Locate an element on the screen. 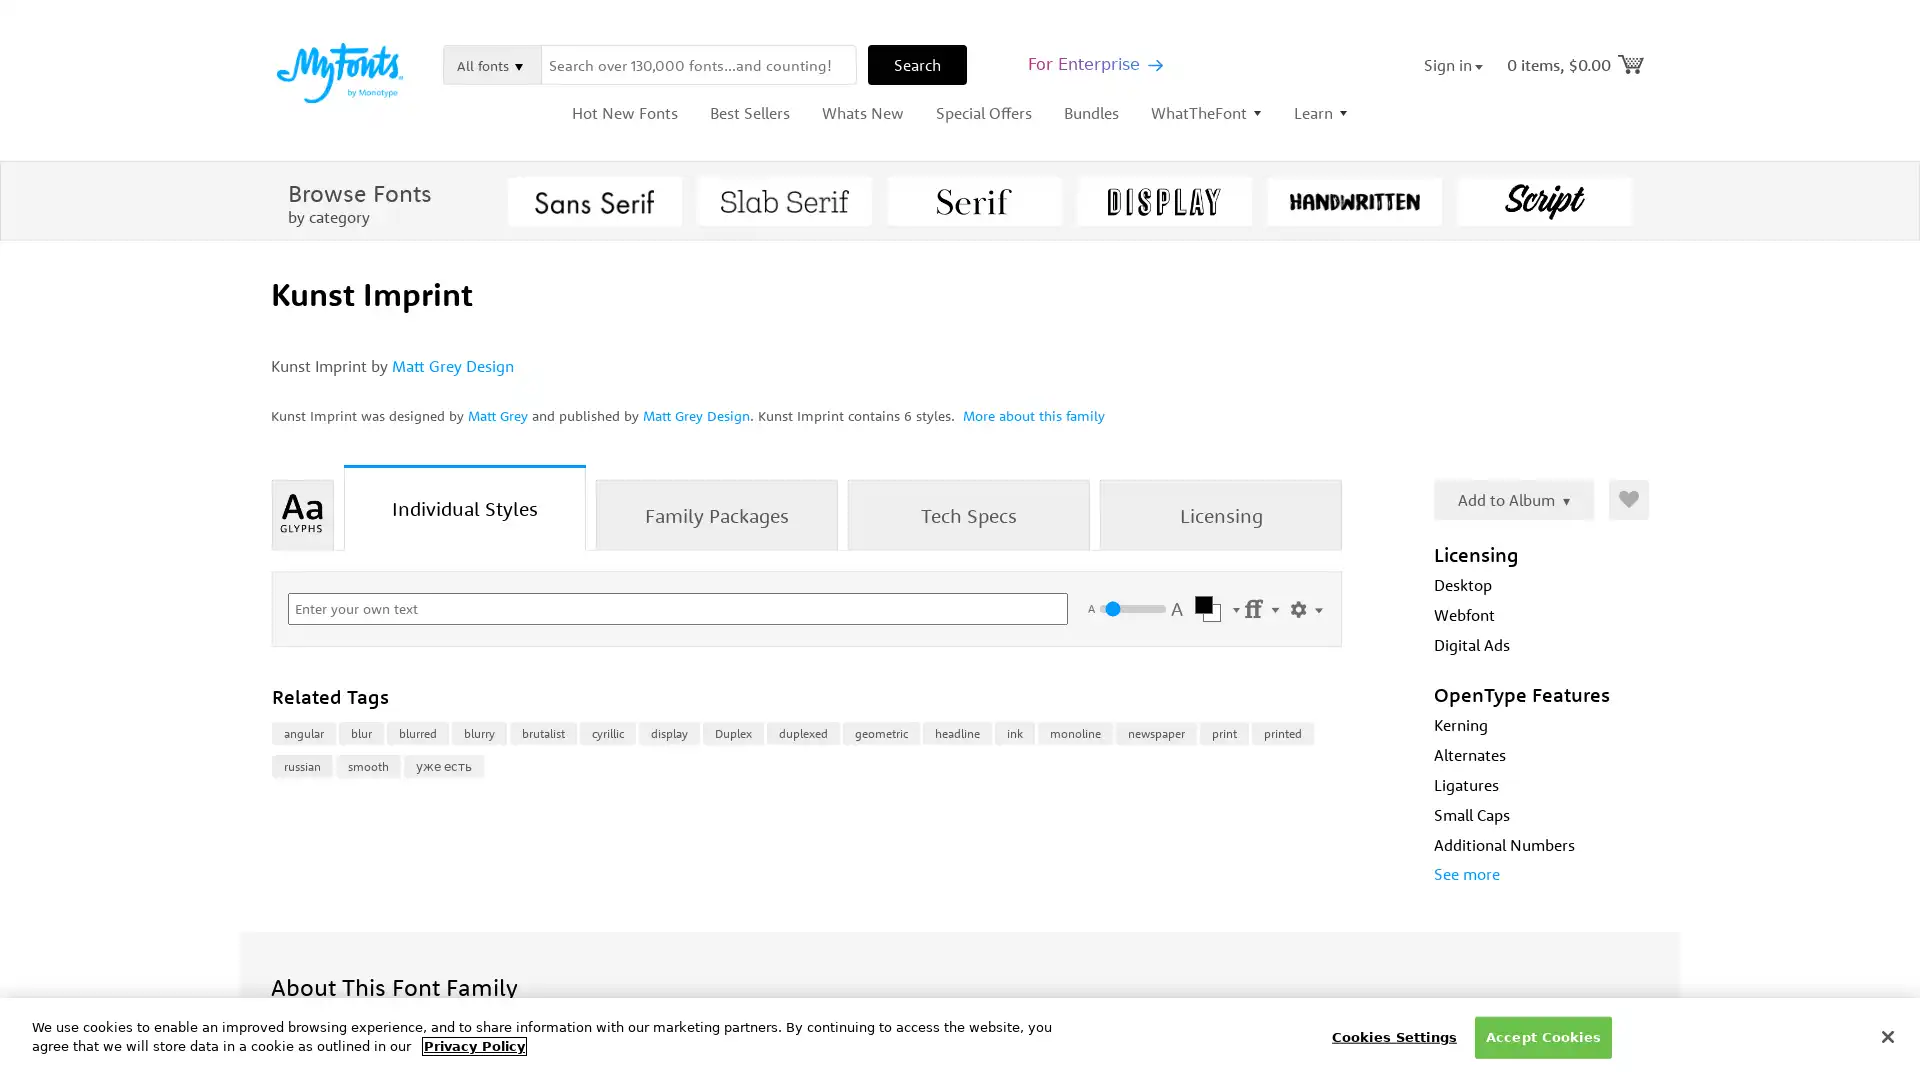 The width and height of the screenshot is (1920, 1080). Sign in is located at coordinates (1453, 64).